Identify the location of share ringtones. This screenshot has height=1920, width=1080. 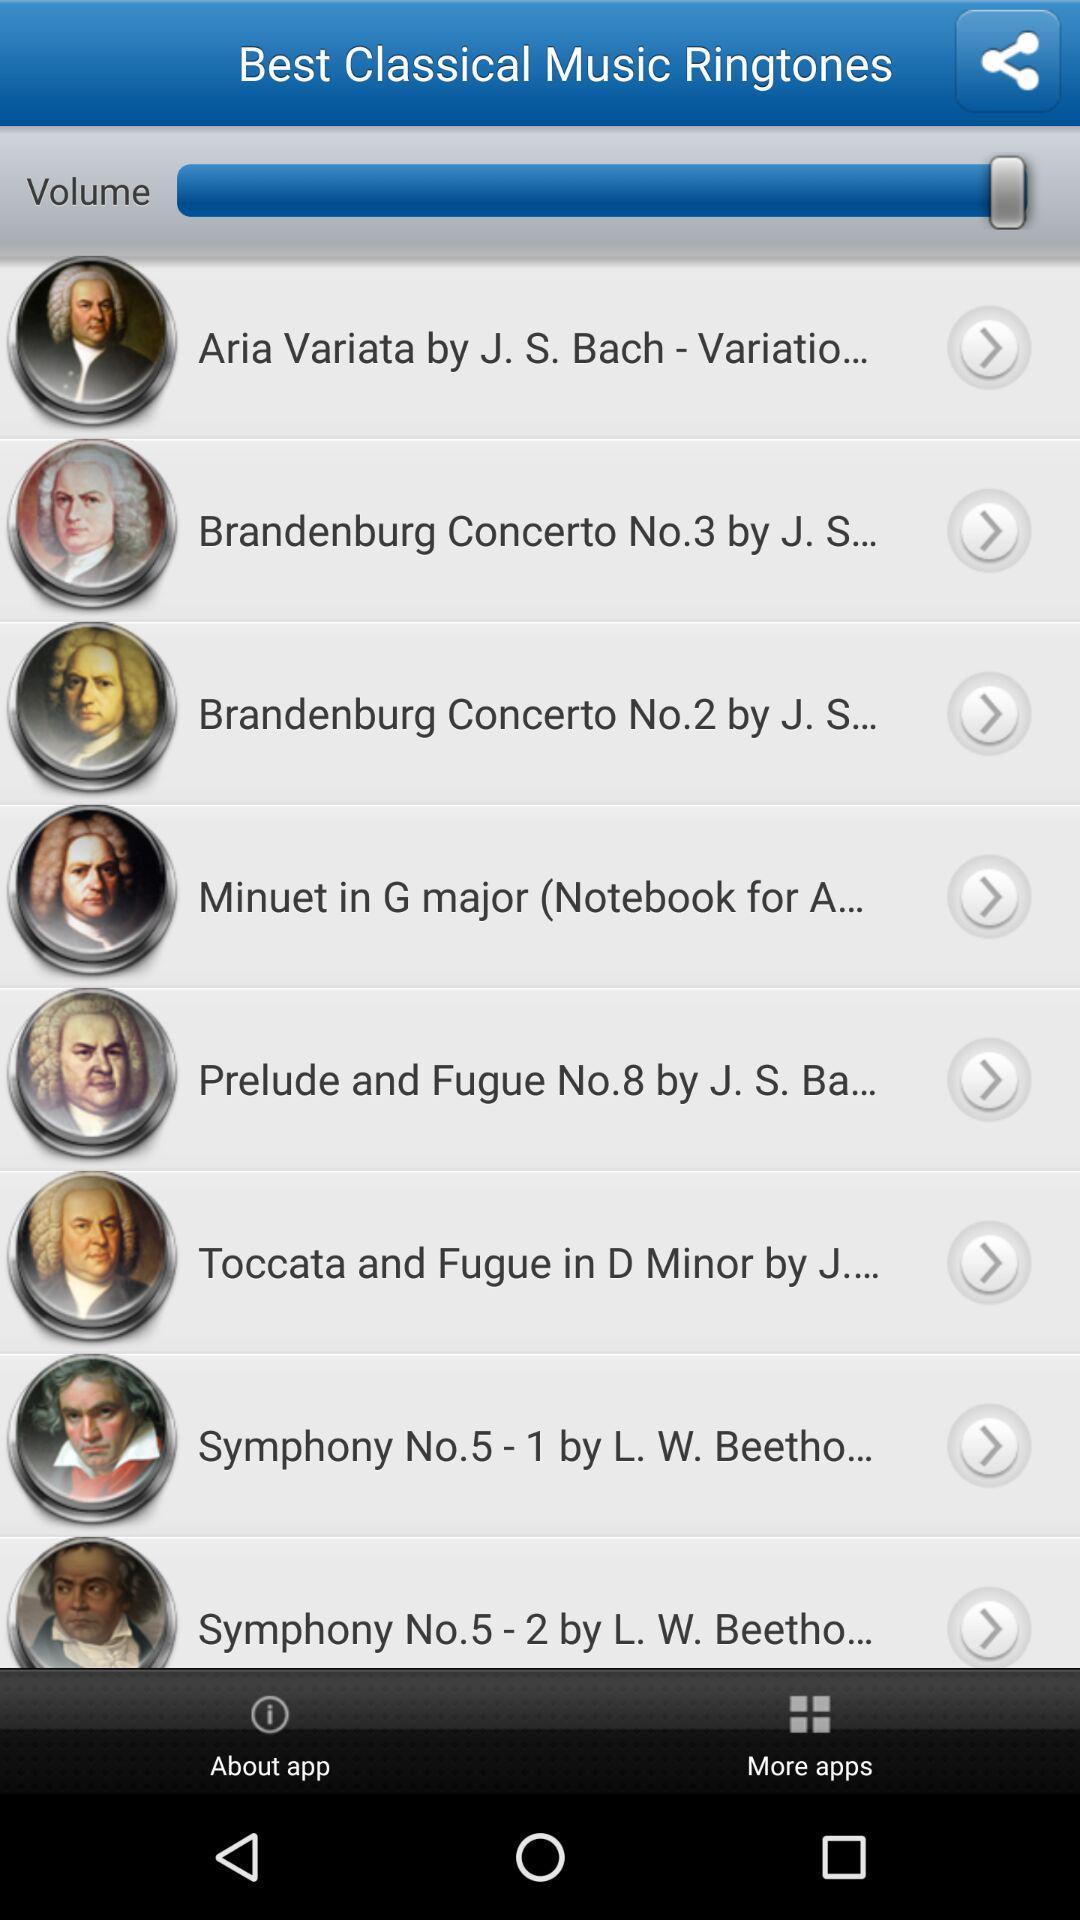
(1007, 62).